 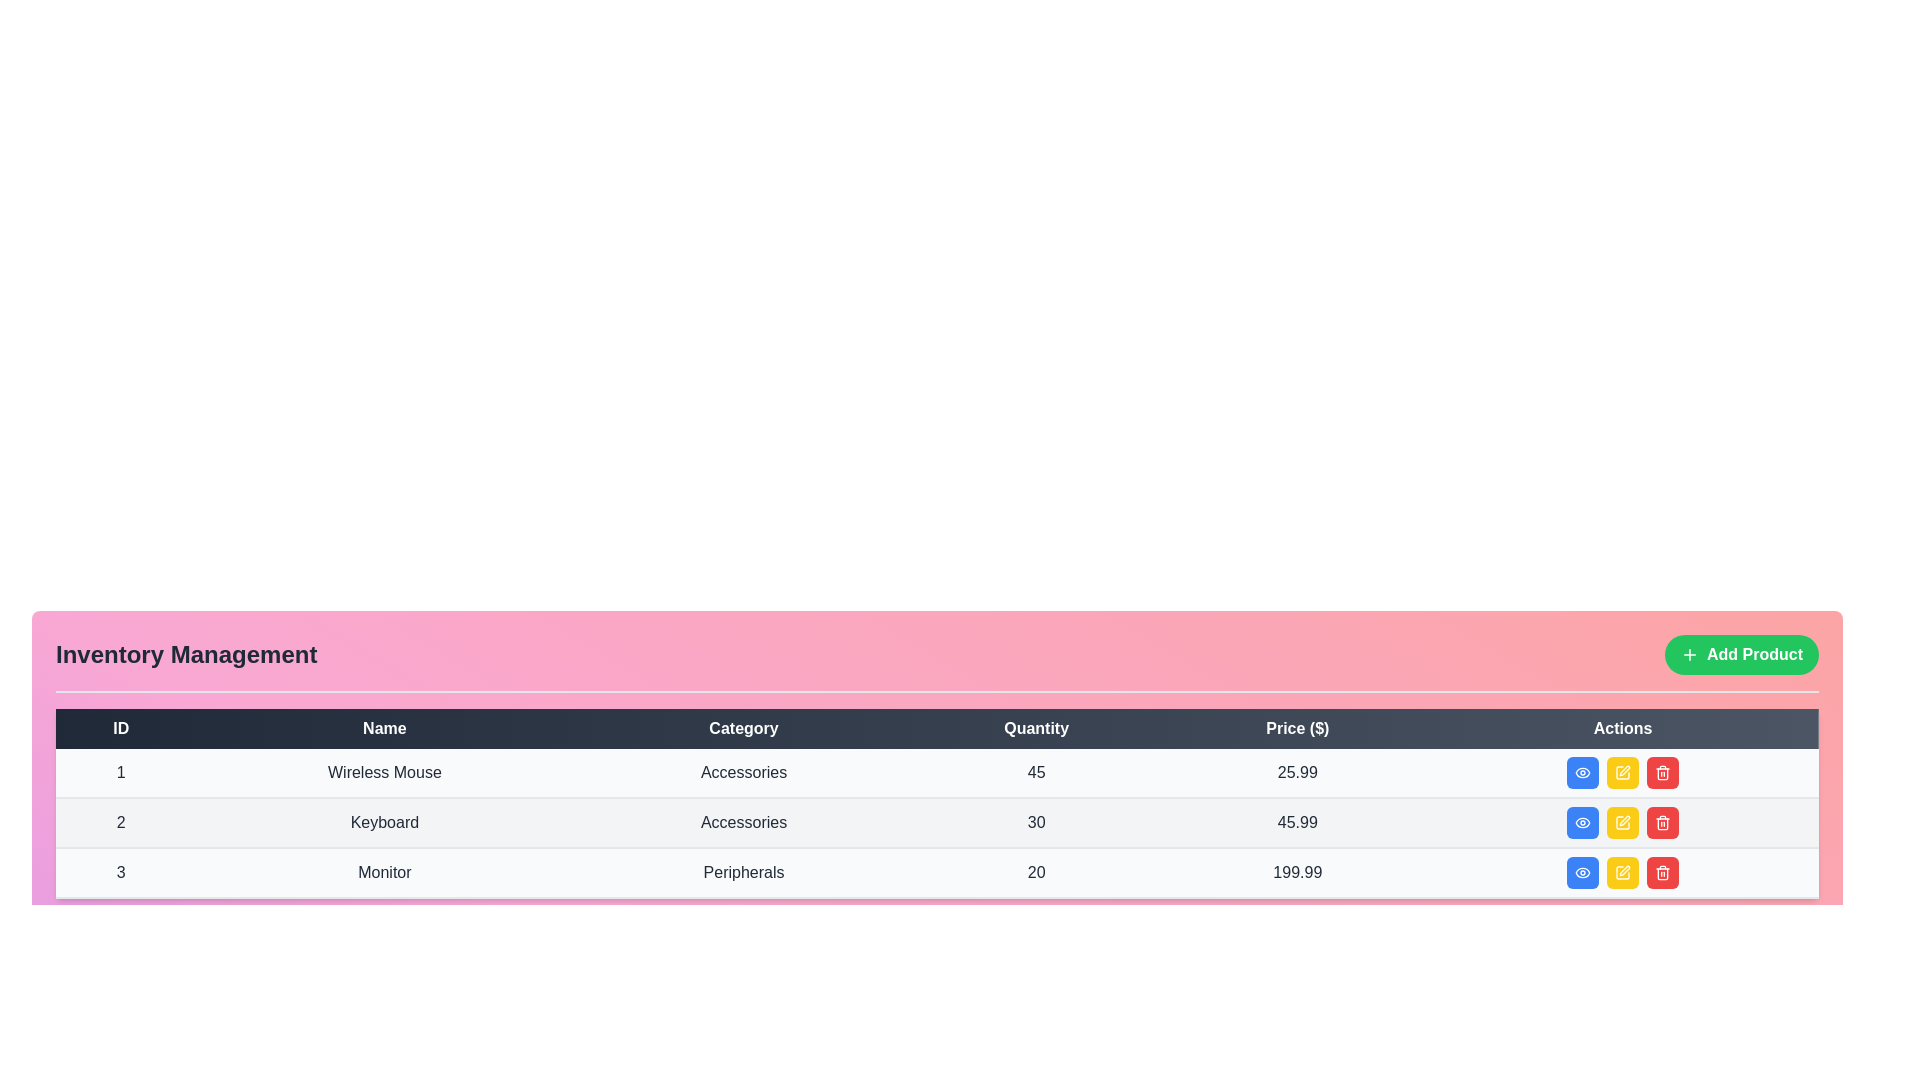 I want to click on the red button with a trash can icon located to the right of the yellow edit button, so click(x=1663, y=822).